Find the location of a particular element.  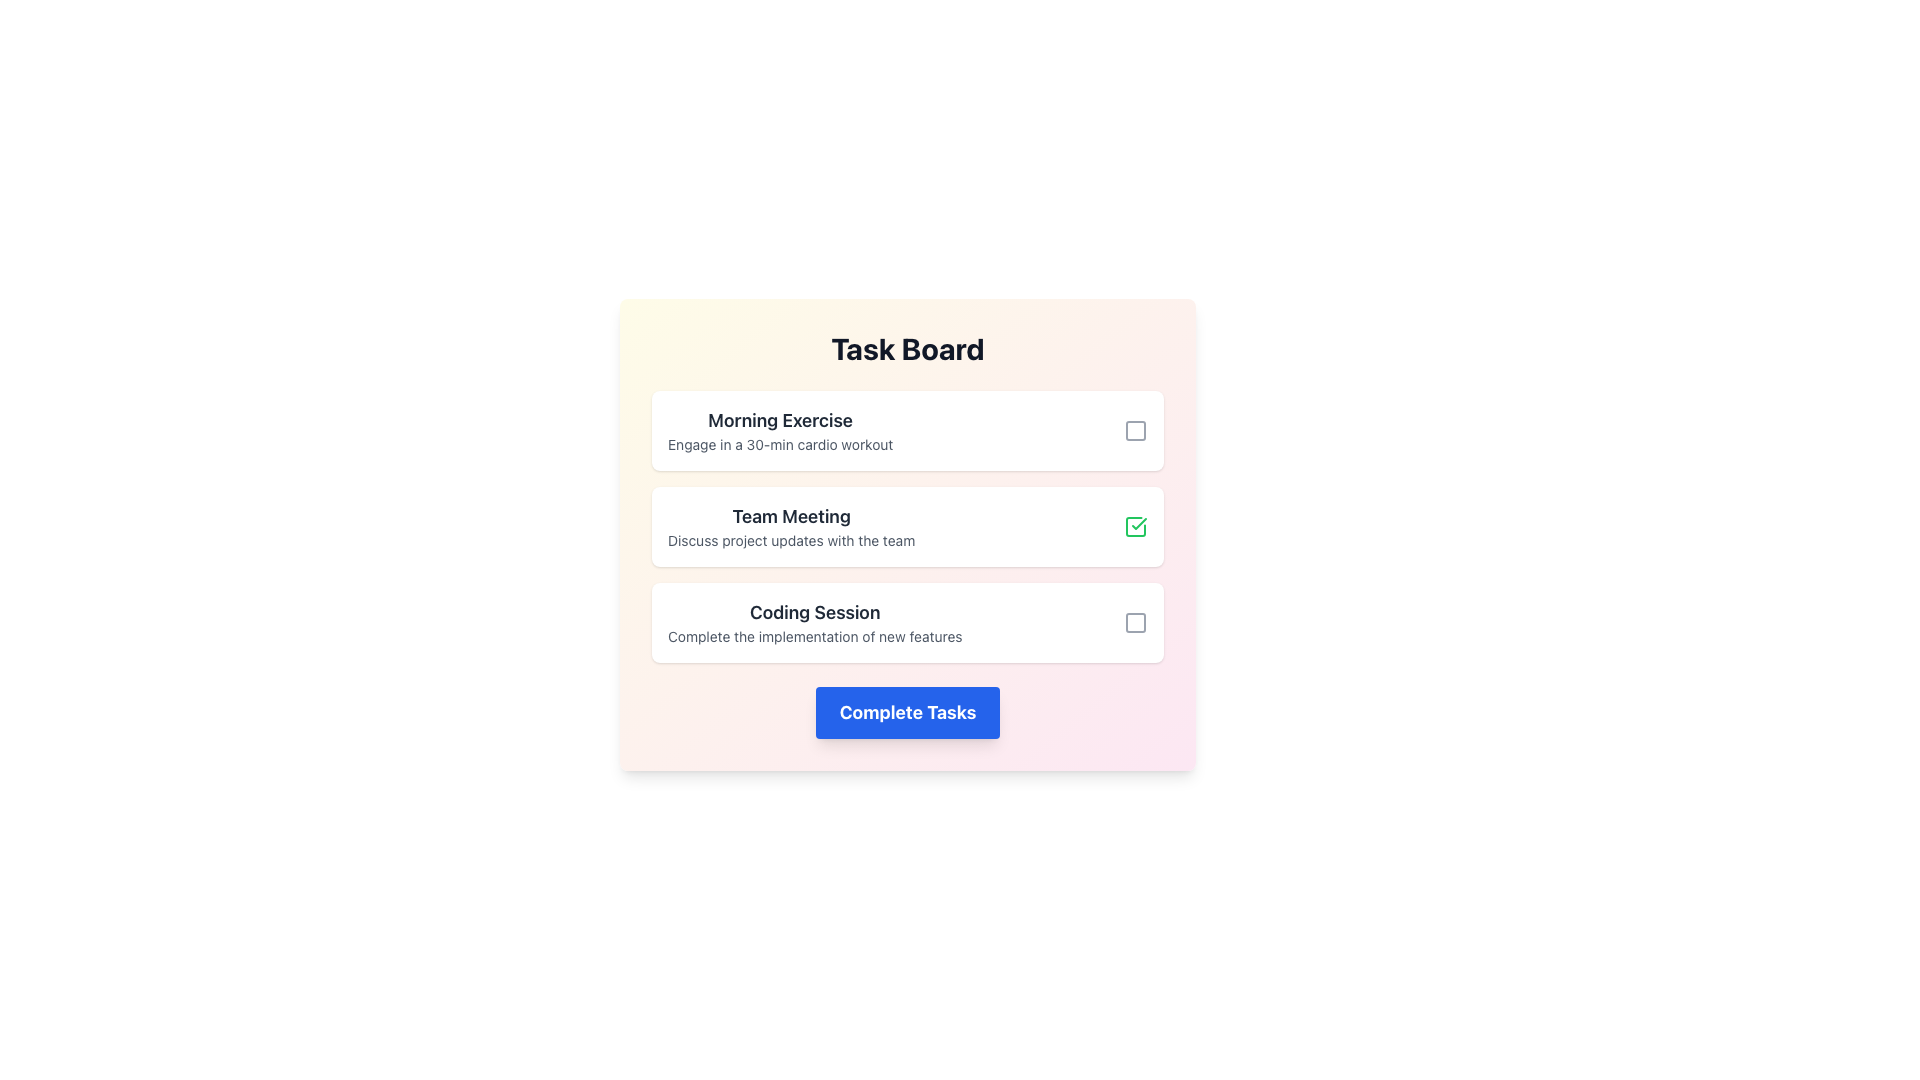

the informative text that provides additional detail about the 'Team Meeting' task, located directly below the 'Team Meeting' title in the second row of task items is located at coordinates (790, 540).